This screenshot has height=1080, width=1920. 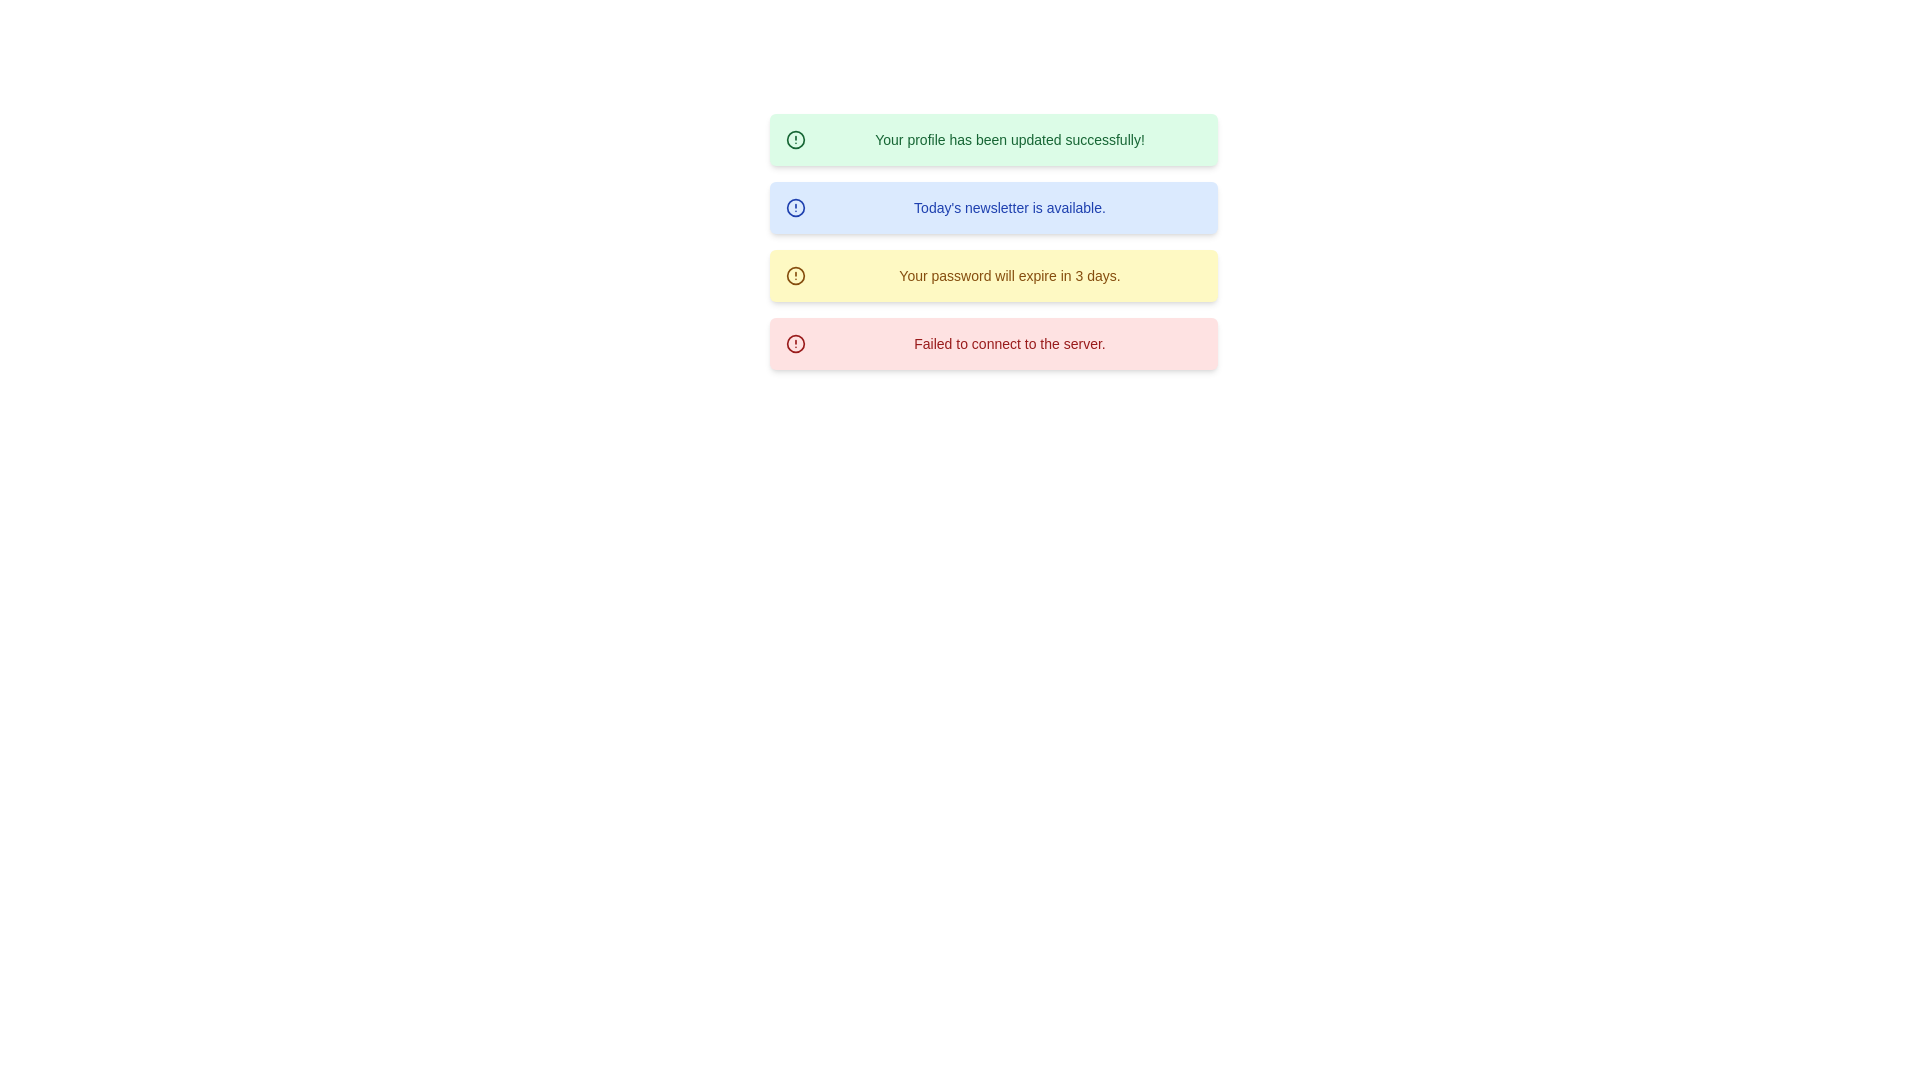 What do you see at coordinates (993, 342) in the screenshot?
I see `the Notification Box that alerts the user about a connection failure to the server, which is the fourth notification in the stack located at the coordinates provided` at bounding box center [993, 342].